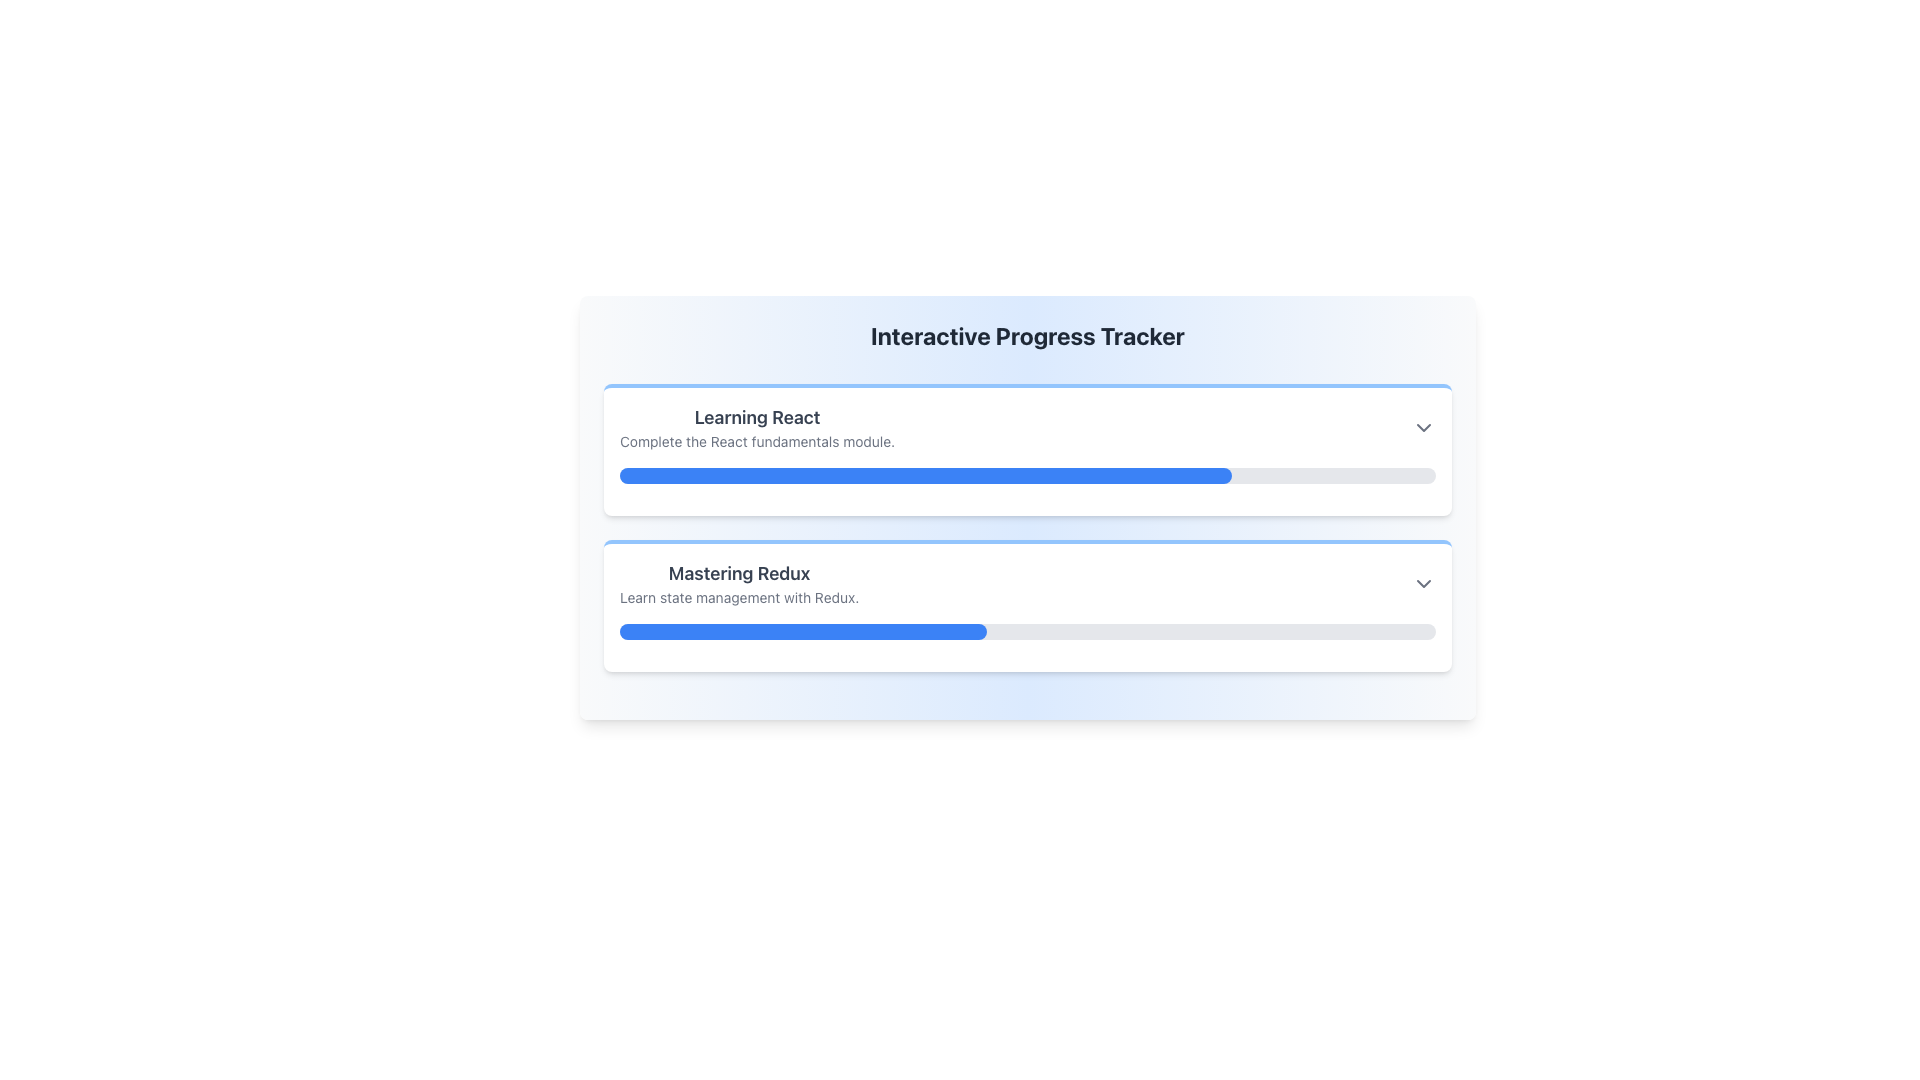 The height and width of the screenshot is (1080, 1920). I want to click on the instructional text located below the 'Learning React' header, which provides guidance for completing the React fundamentals module, so click(756, 441).